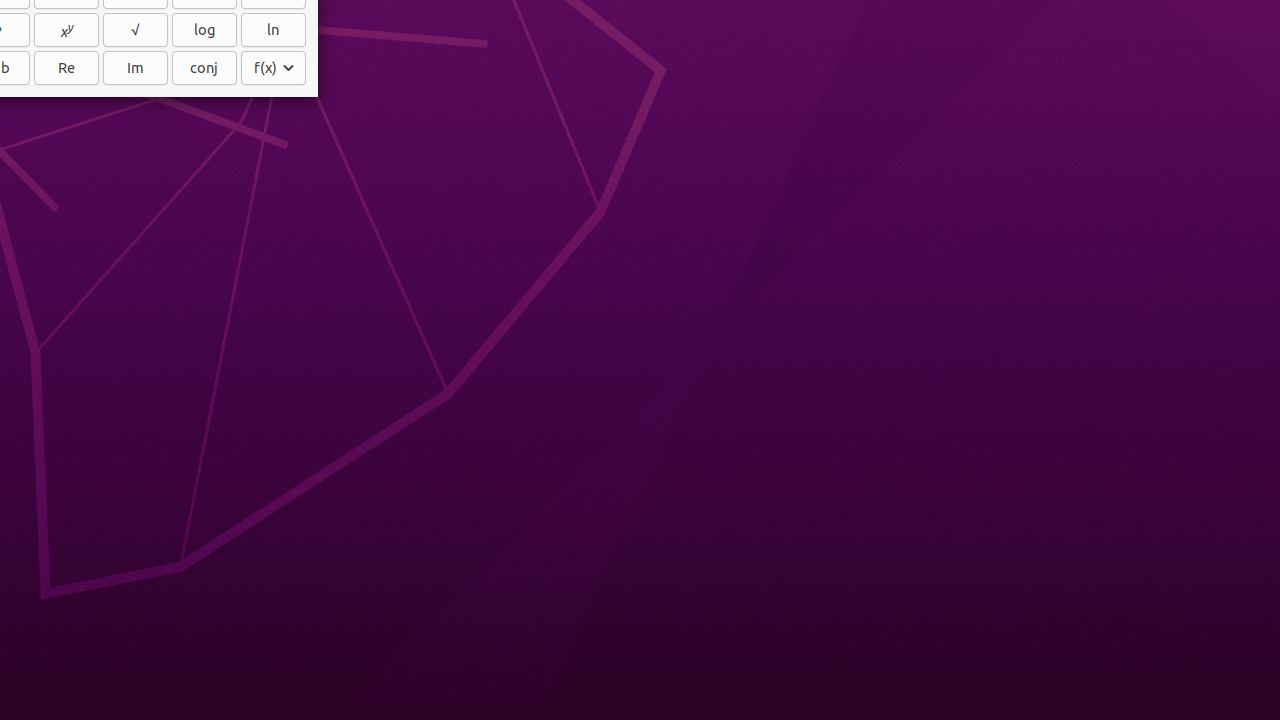 The image size is (1280, 720). Describe the element at coordinates (134, 30) in the screenshot. I see `'√'` at that location.